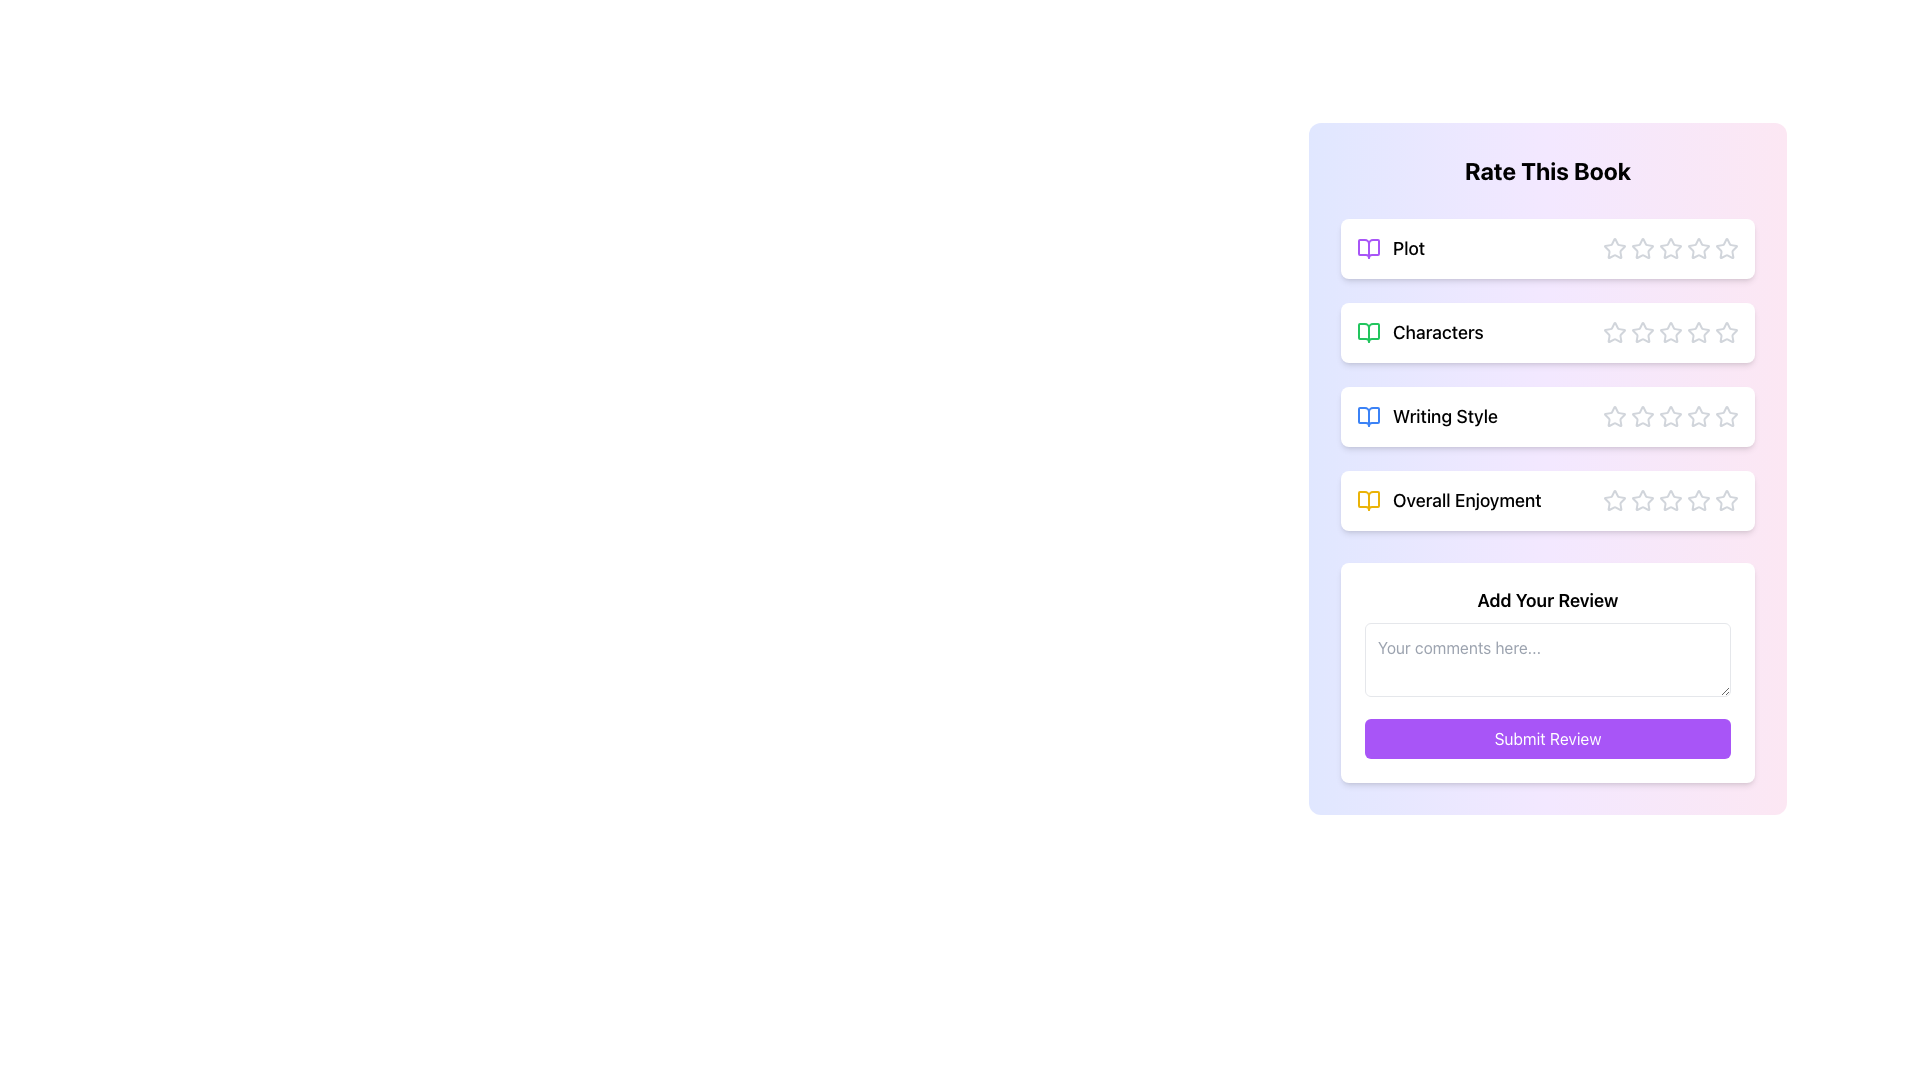  I want to click on the fifth star in the Characters rating section, so click(1726, 331).